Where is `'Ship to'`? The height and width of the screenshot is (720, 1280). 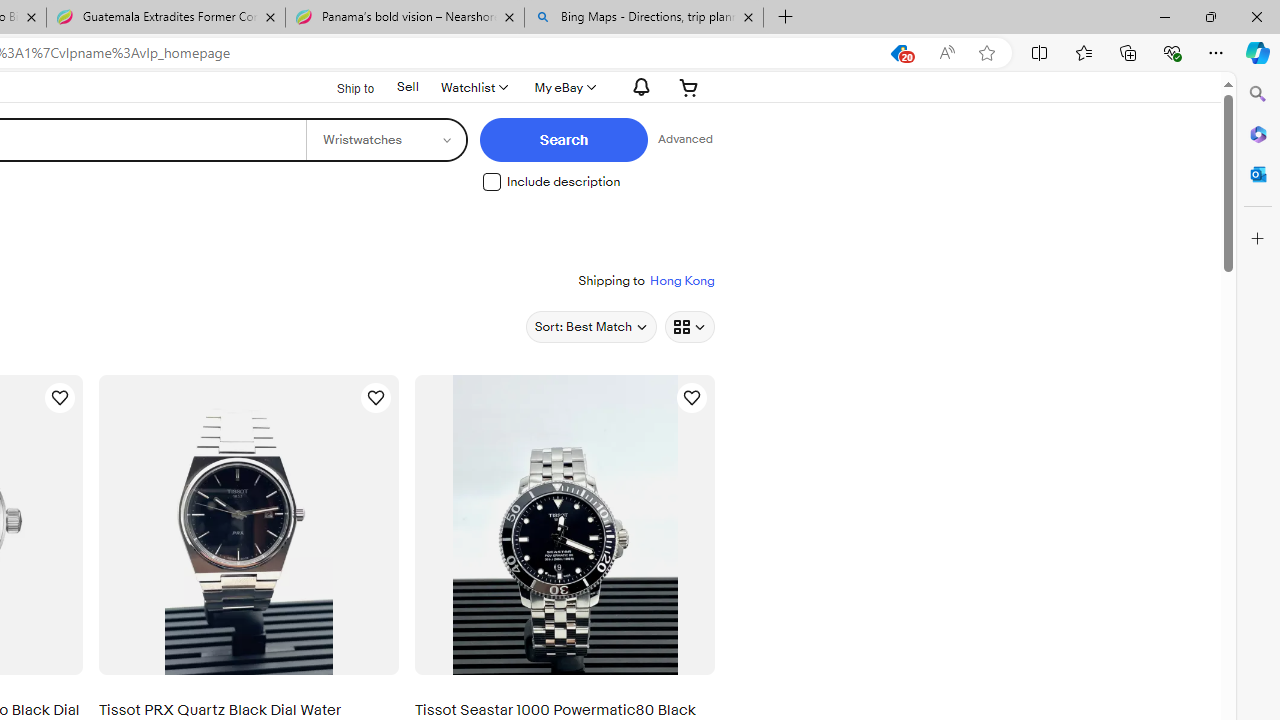 'Ship to' is located at coordinates (343, 87).